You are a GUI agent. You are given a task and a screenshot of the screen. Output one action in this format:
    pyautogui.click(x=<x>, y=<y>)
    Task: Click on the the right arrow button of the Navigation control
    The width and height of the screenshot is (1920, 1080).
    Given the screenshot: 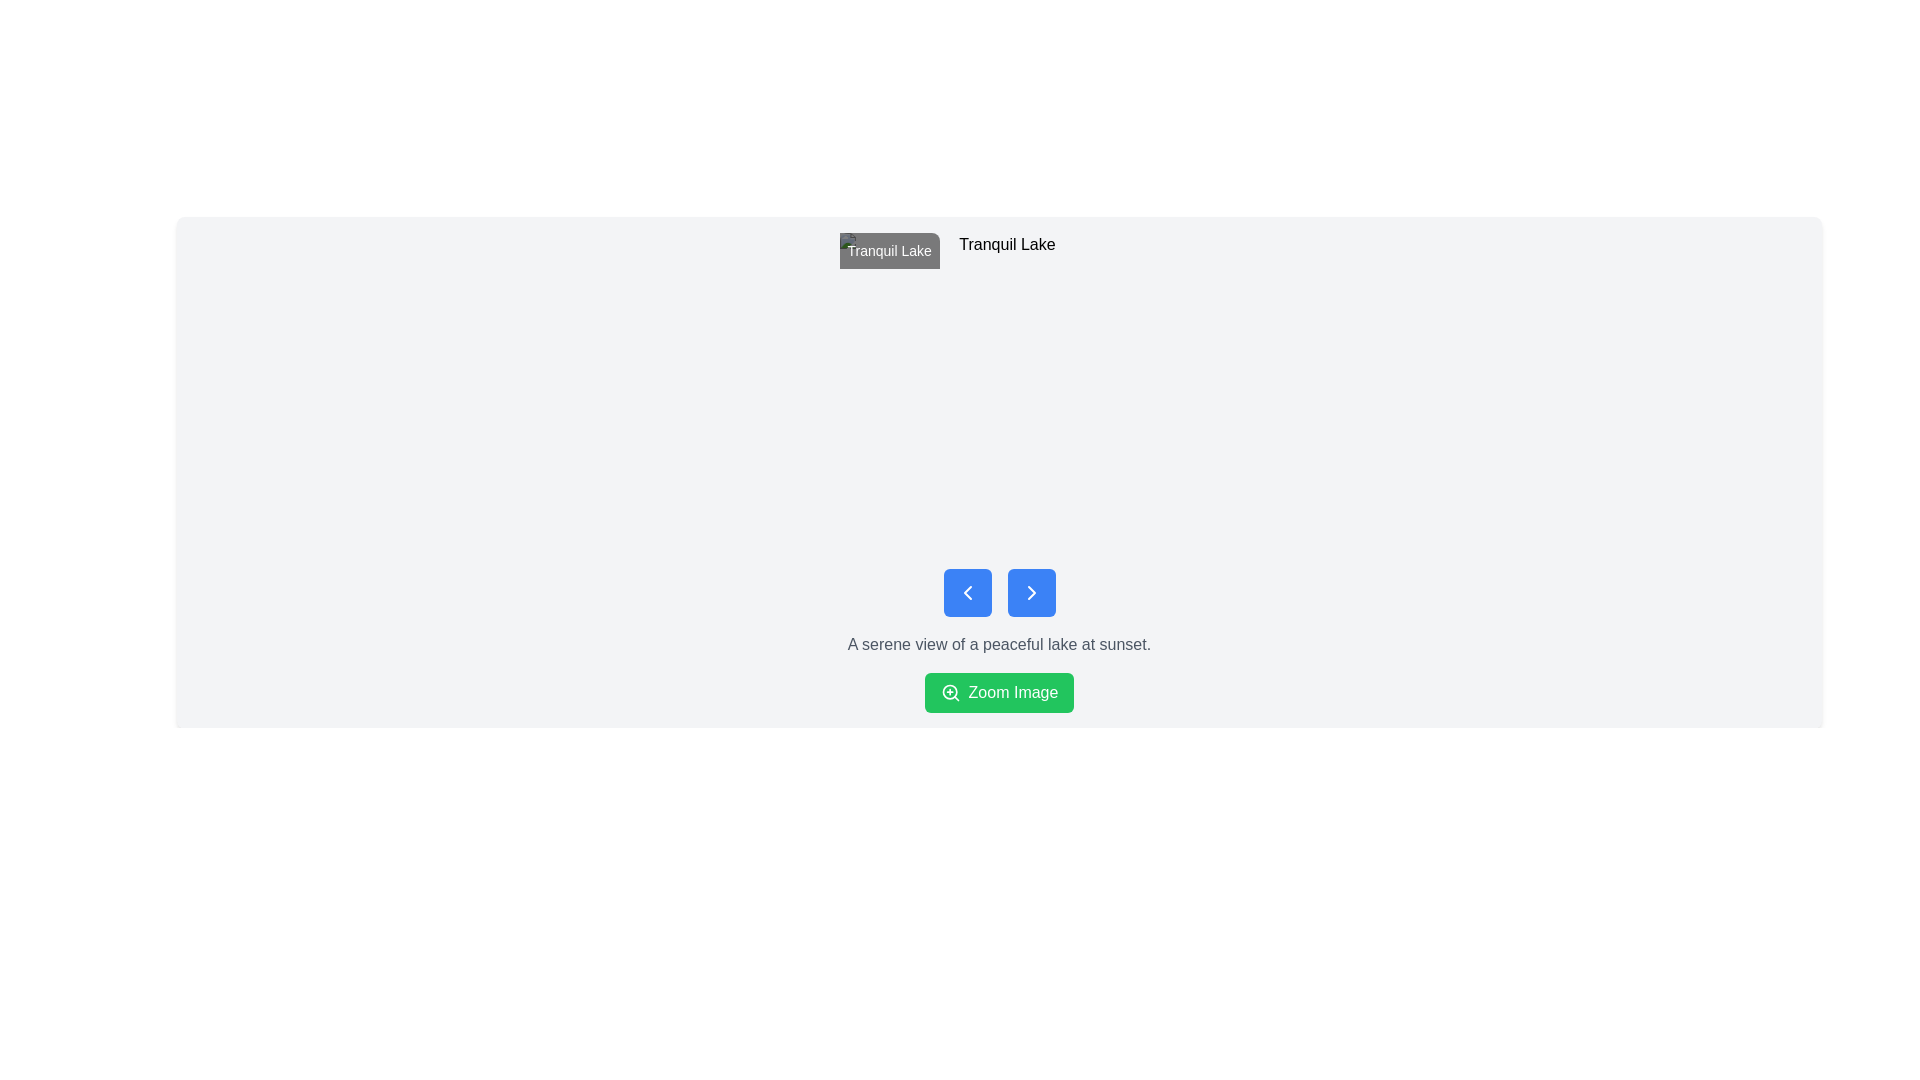 What is the action you would take?
    pyautogui.click(x=999, y=592)
    